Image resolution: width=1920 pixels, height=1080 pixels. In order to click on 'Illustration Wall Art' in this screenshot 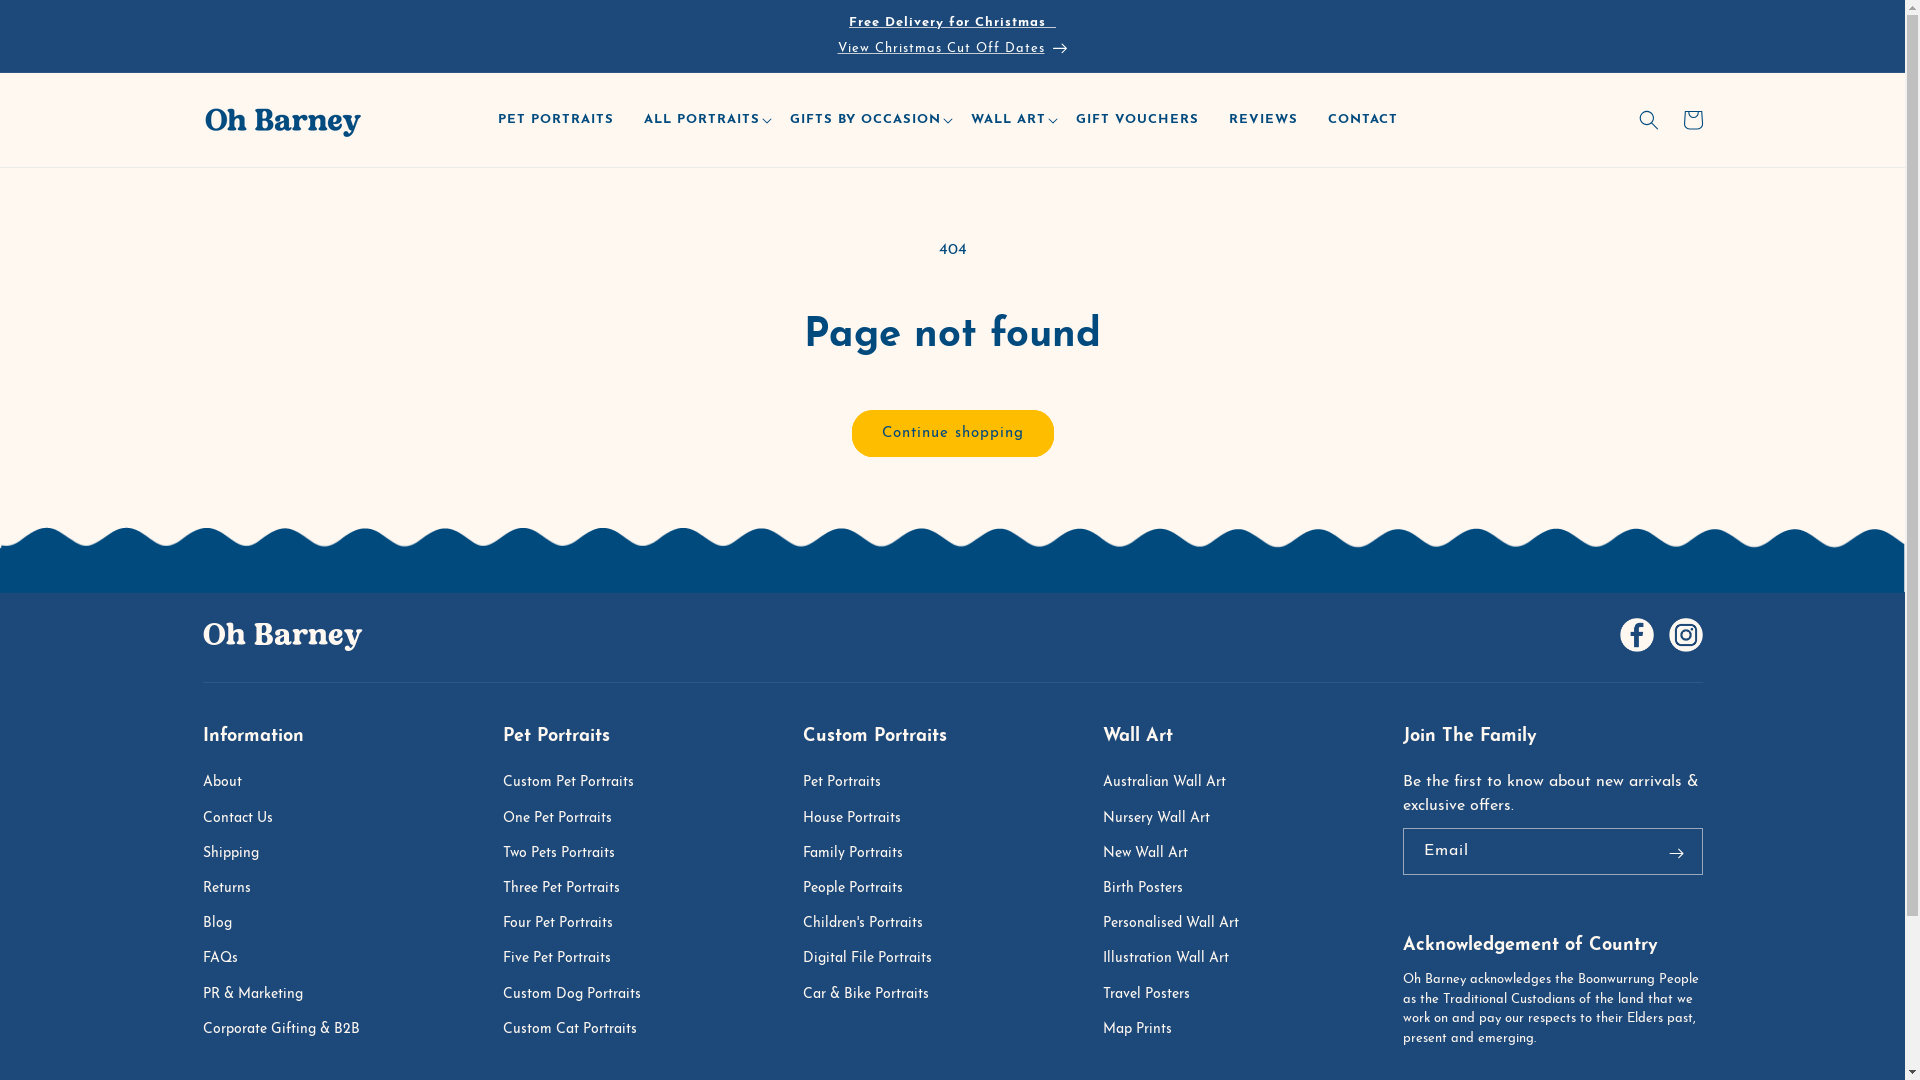, I will do `click(1101, 957)`.